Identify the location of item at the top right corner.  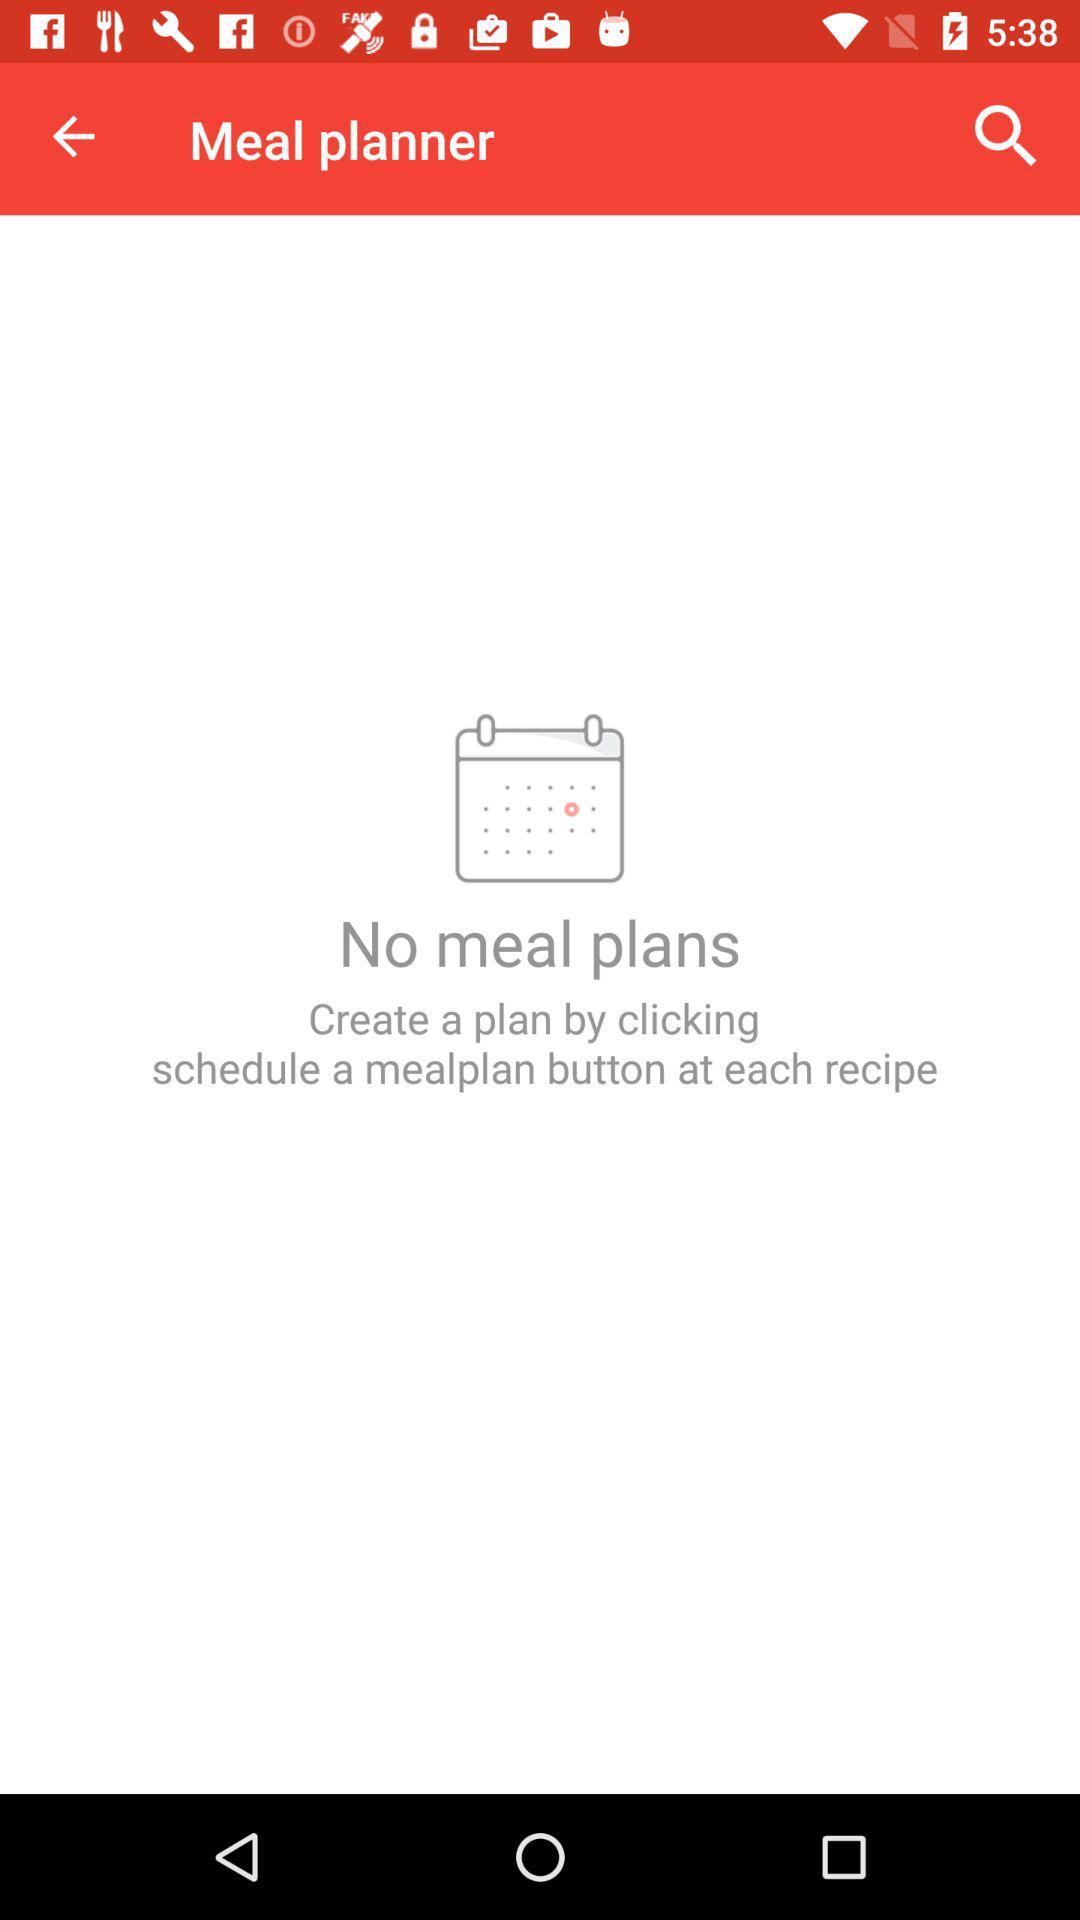
(1006, 135).